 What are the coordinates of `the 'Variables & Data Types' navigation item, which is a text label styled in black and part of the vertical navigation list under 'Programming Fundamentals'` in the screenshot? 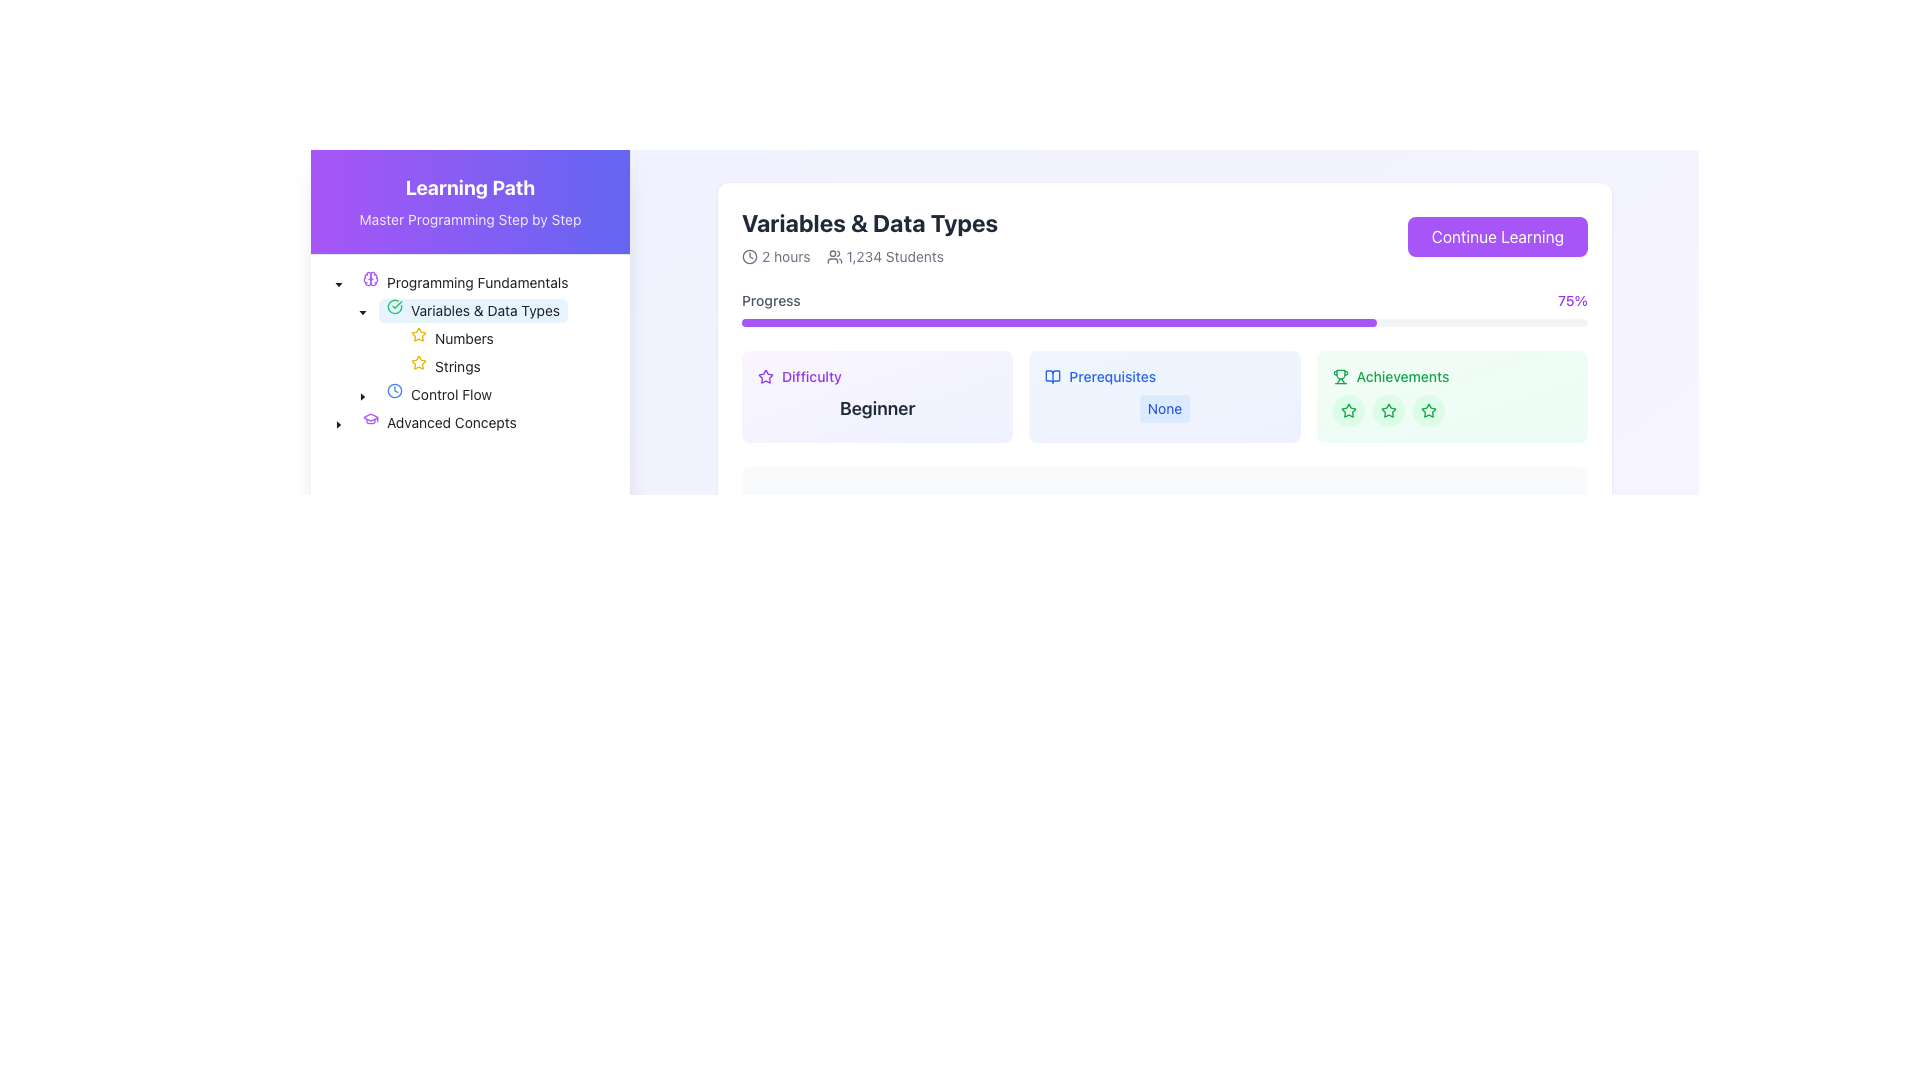 It's located at (485, 310).